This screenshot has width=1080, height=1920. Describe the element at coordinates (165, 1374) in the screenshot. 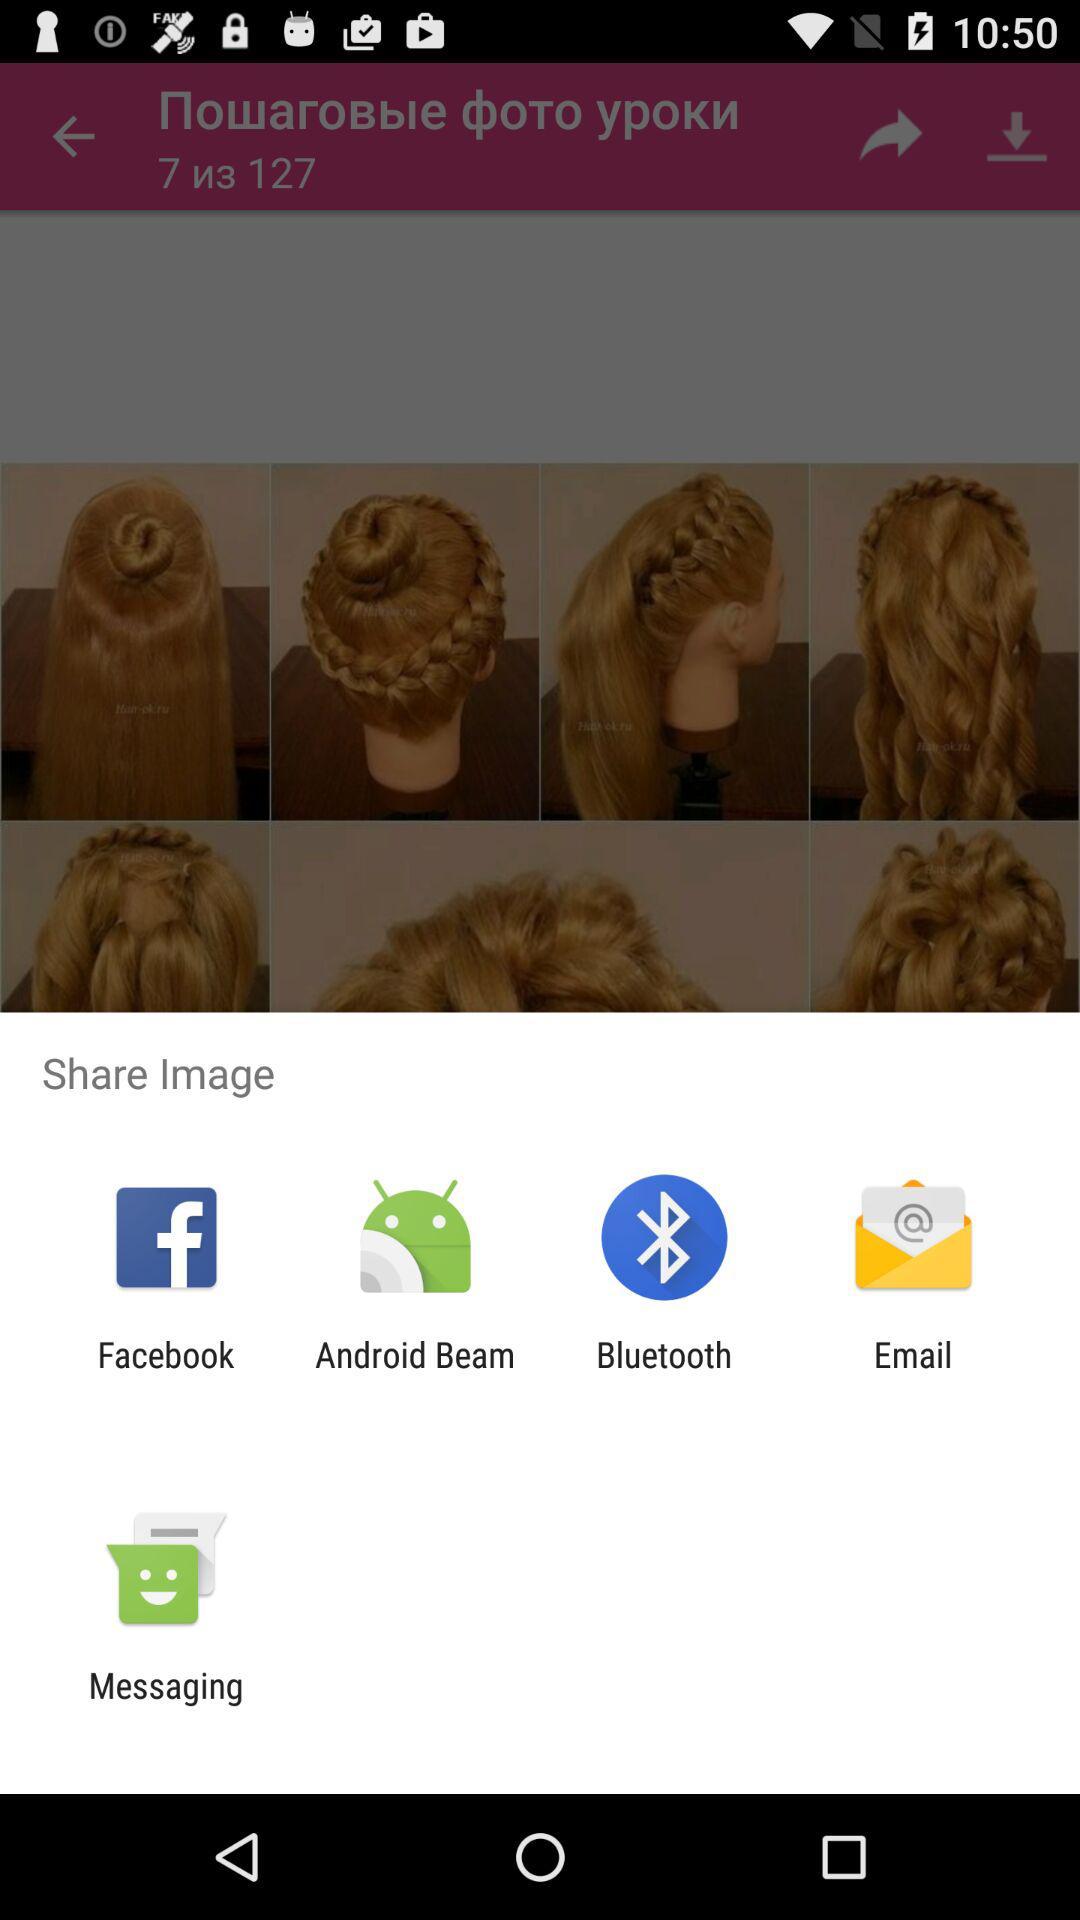

I see `app to the left of the android beam app` at that location.